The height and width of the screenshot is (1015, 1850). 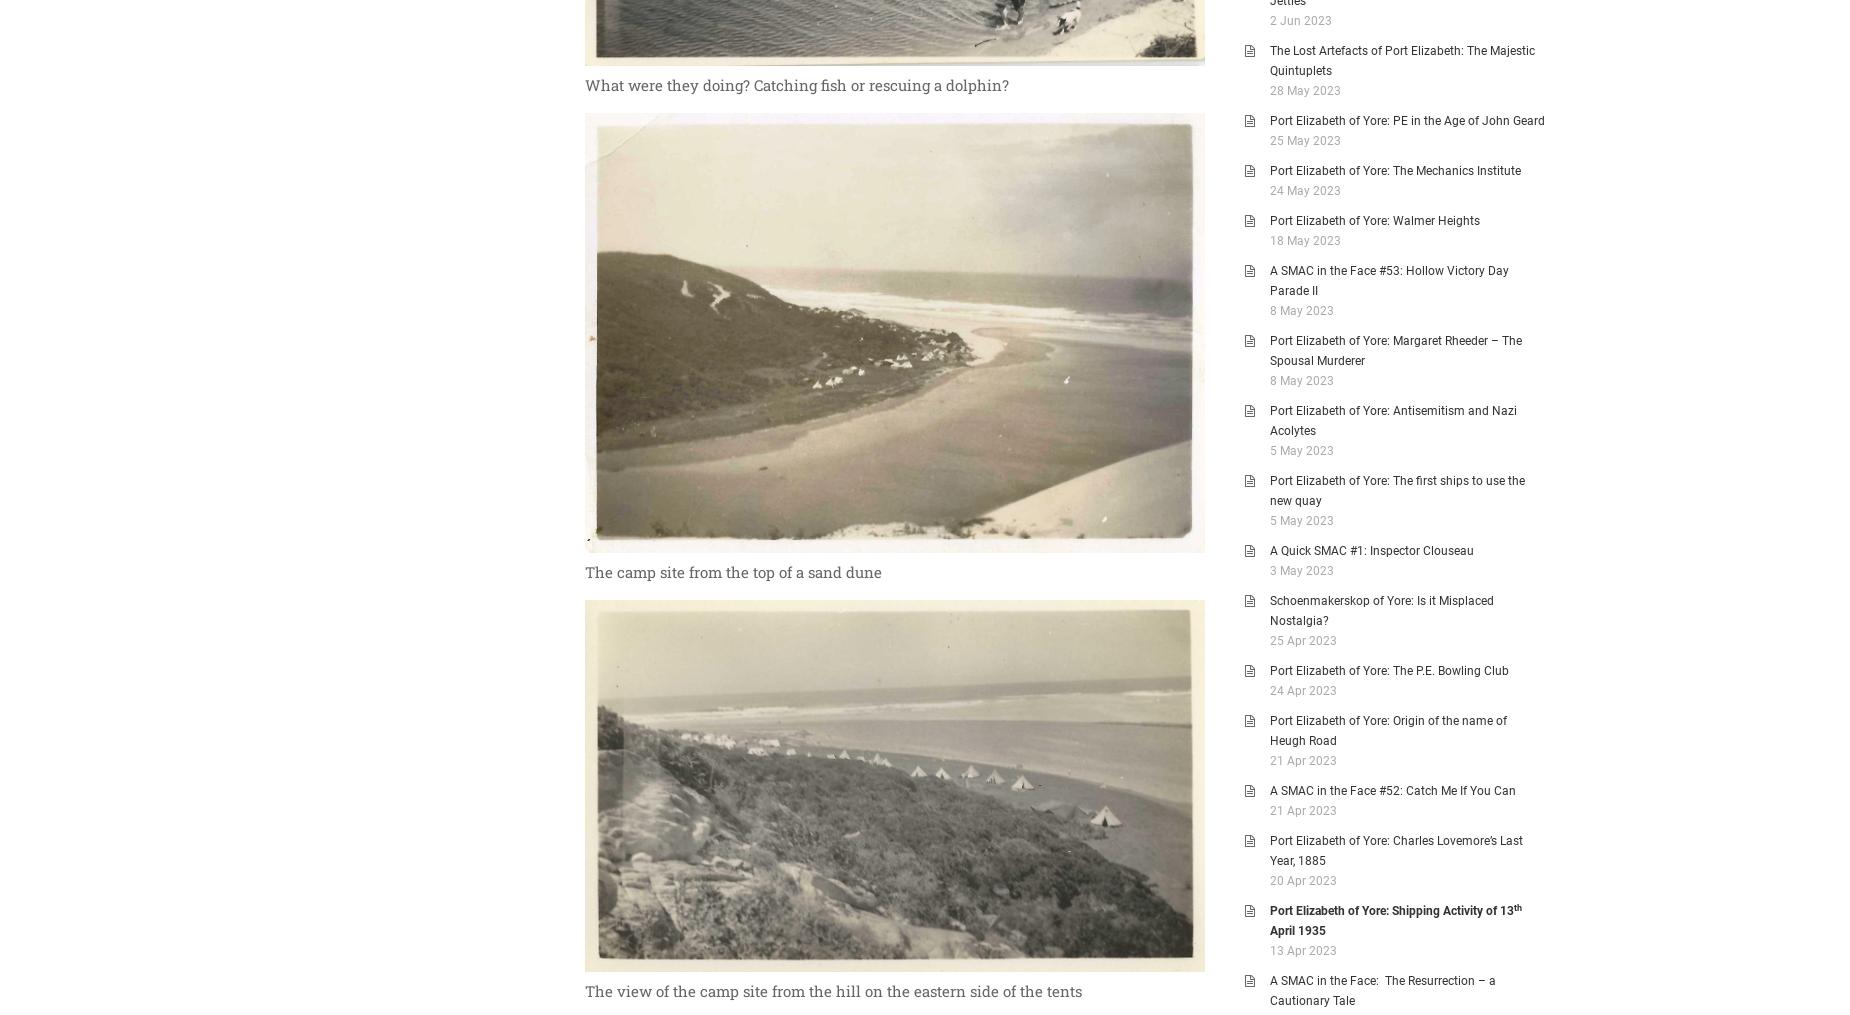 What do you see at coordinates (1393, 421) in the screenshot?
I see `'Port Elizabeth of Yore: Antisemitism and Nazi Acolytes'` at bounding box center [1393, 421].